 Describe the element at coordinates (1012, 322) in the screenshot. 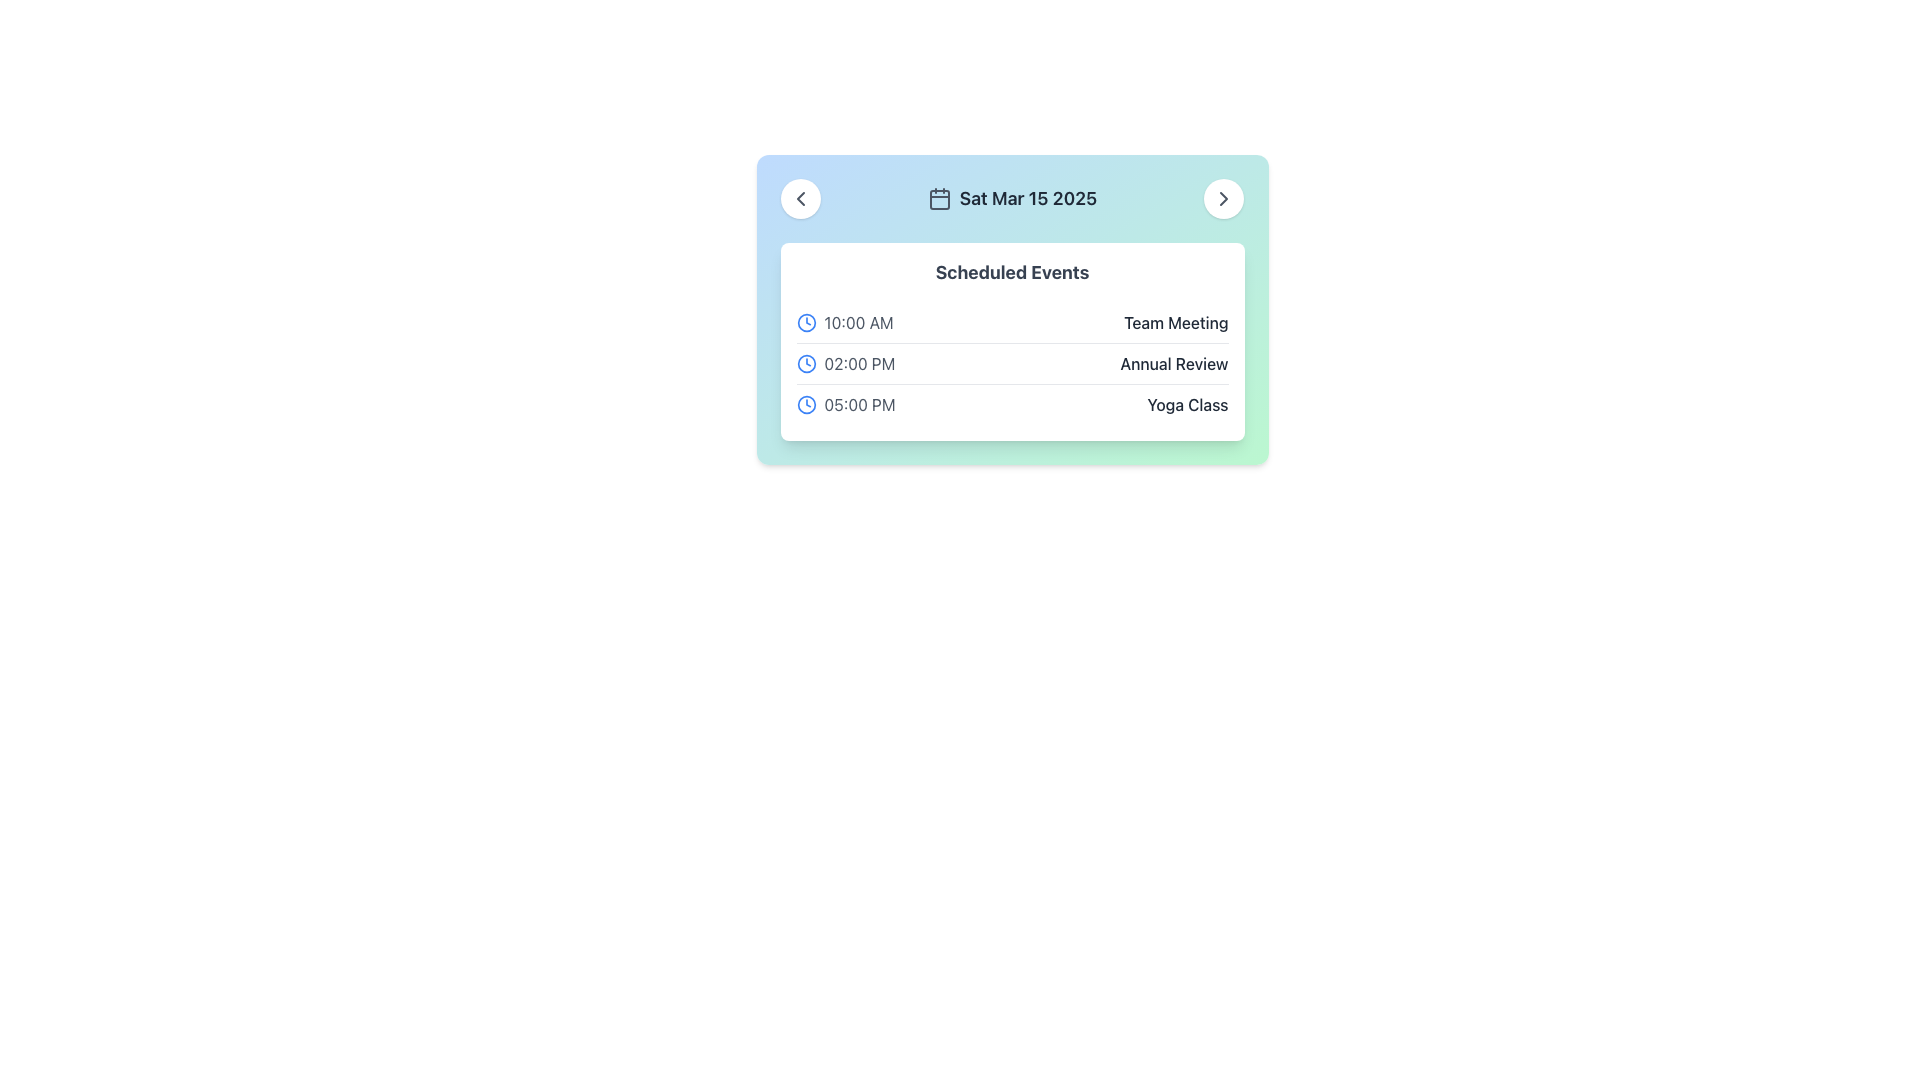

I see `the first list item representing the scheduled event 'Team Meeting' at '10:00 AM'` at that location.